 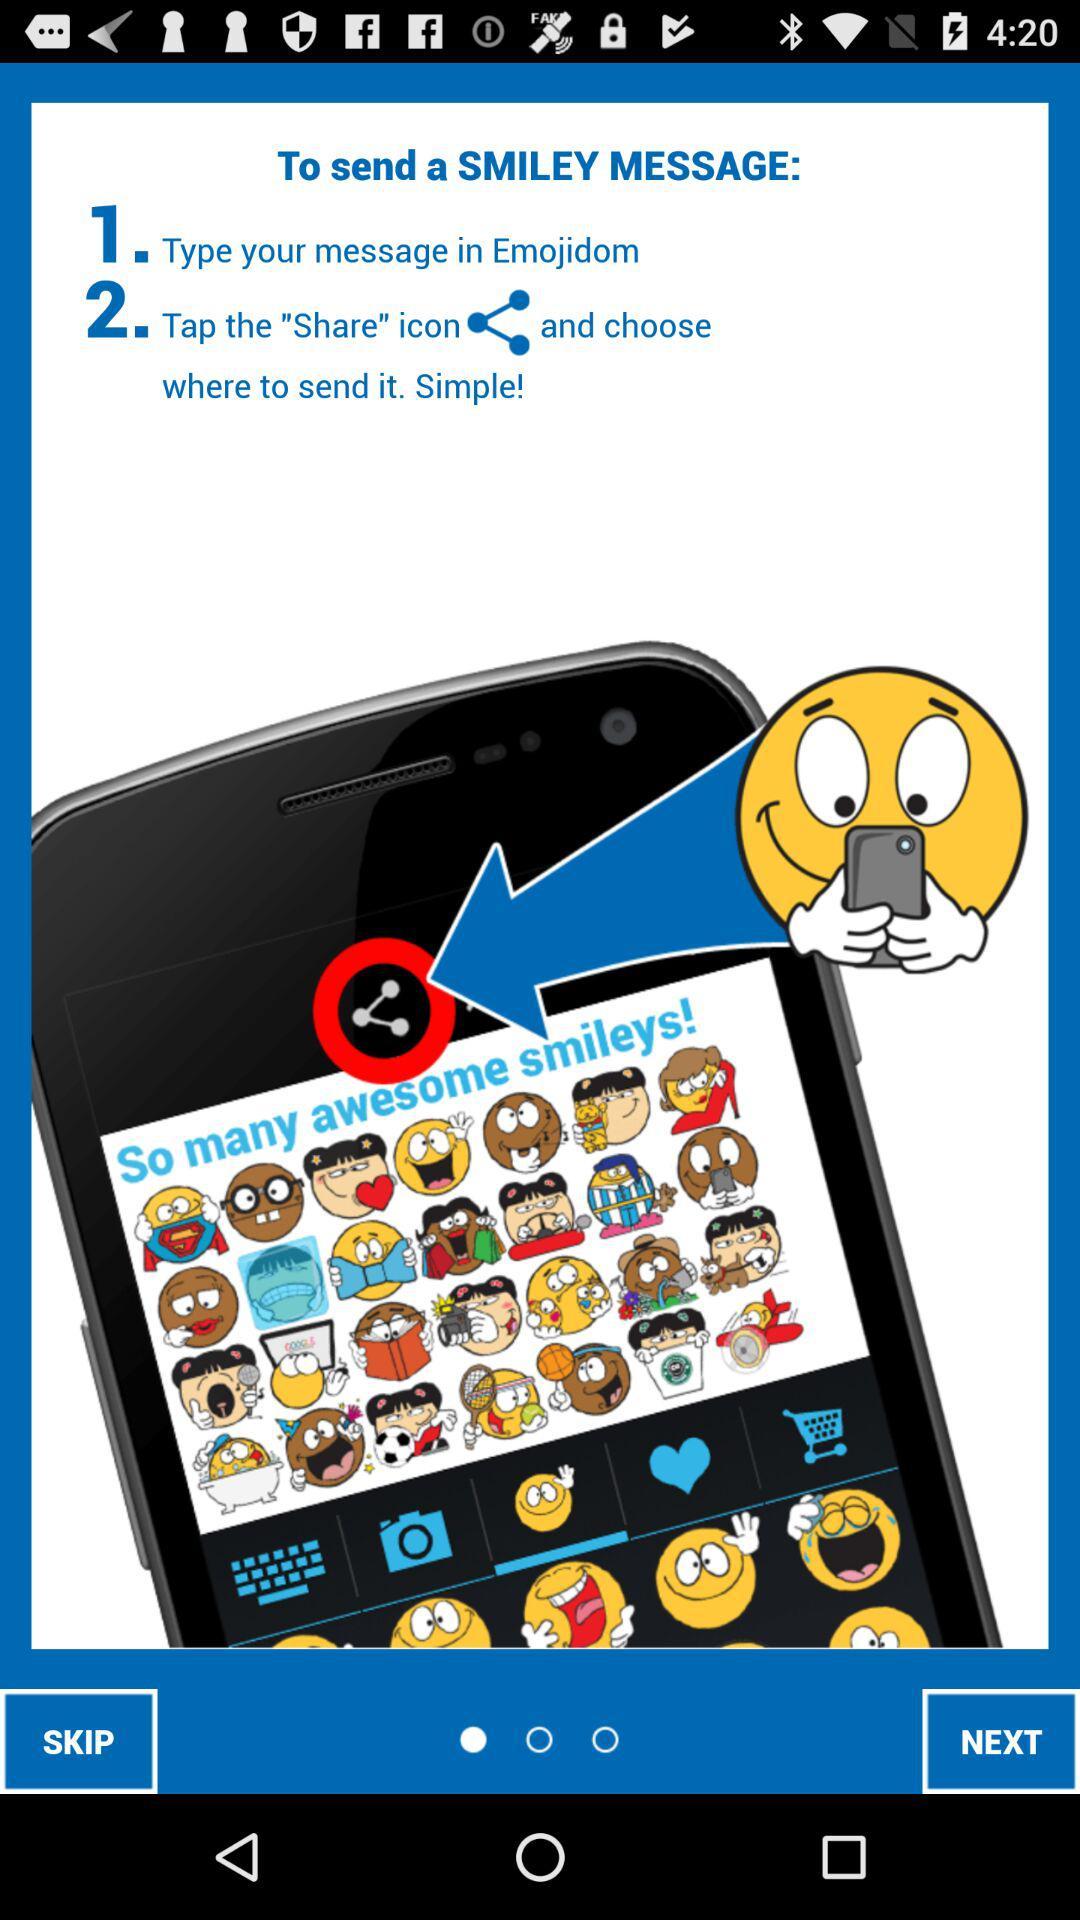 I want to click on next item, so click(x=1001, y=1740).